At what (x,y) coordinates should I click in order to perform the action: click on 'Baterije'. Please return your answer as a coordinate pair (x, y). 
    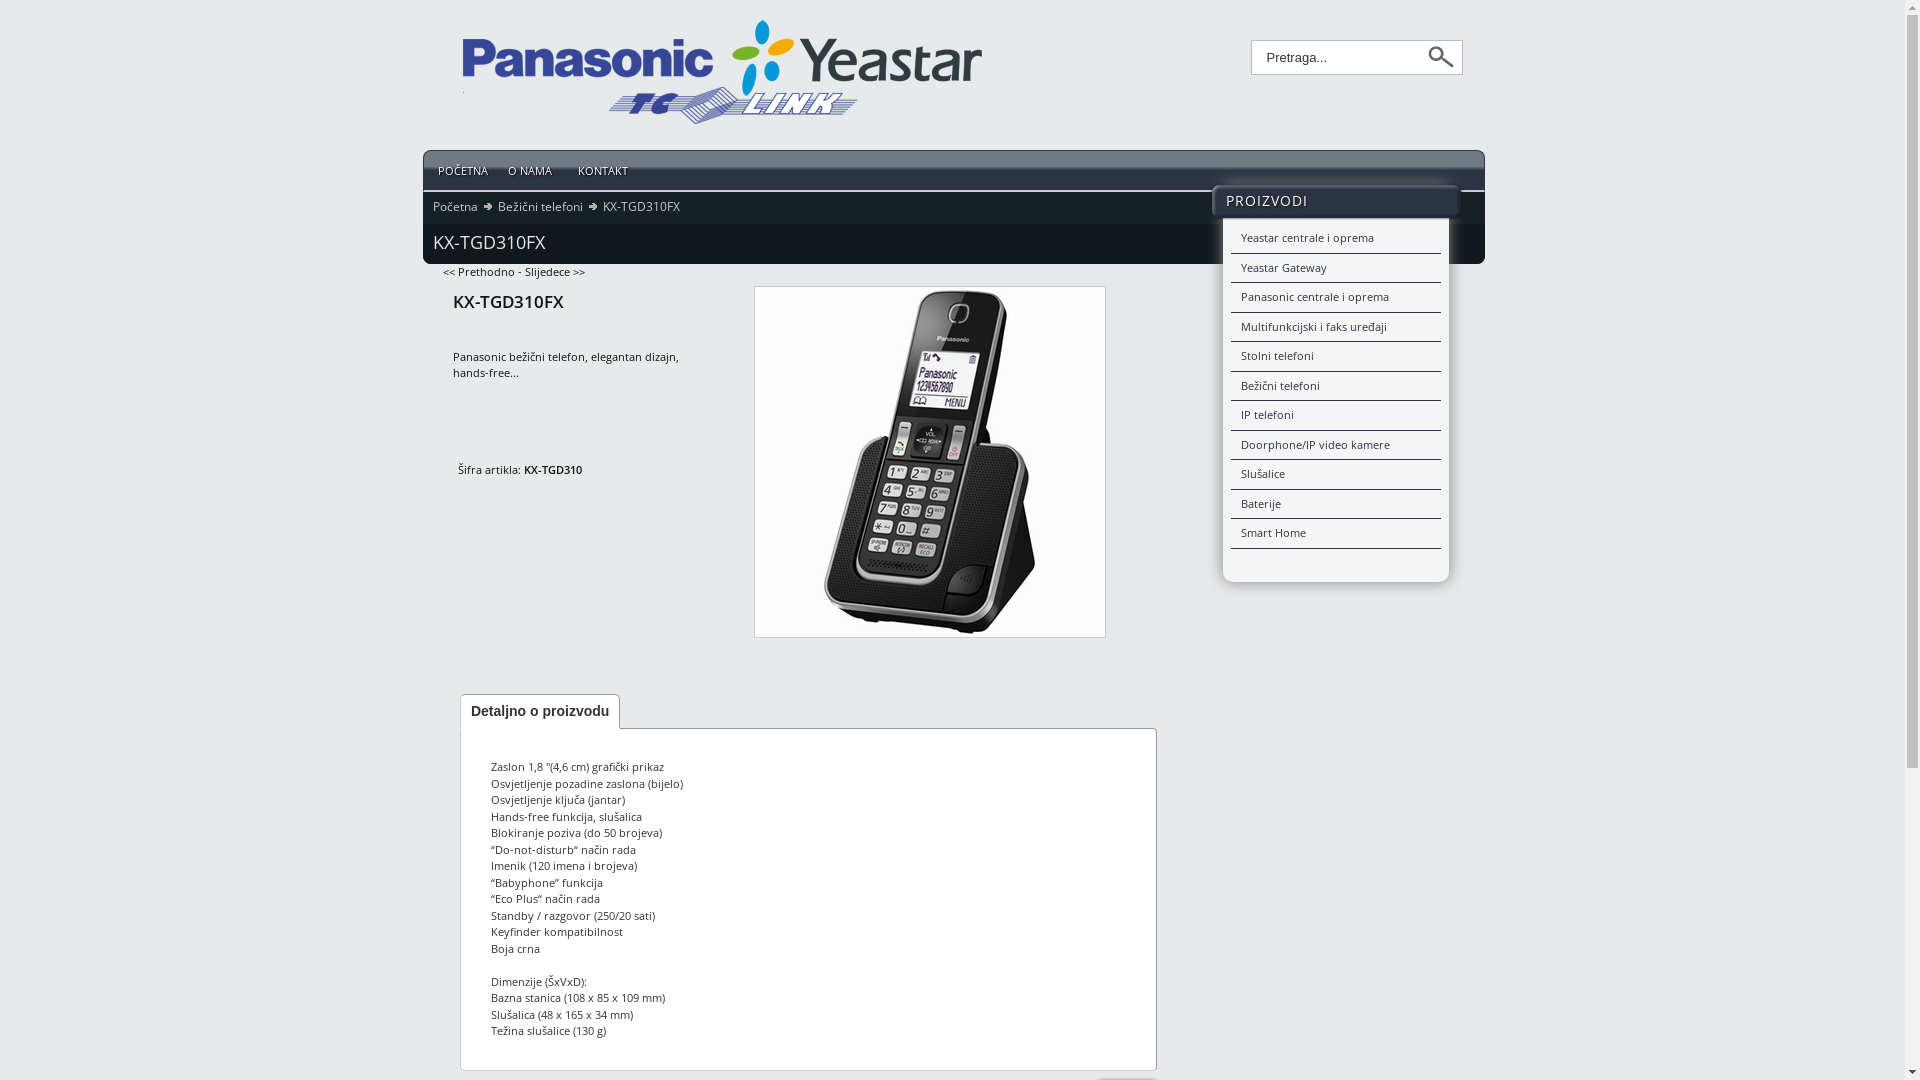
    Looking at the image, I should click on (1334, 504).